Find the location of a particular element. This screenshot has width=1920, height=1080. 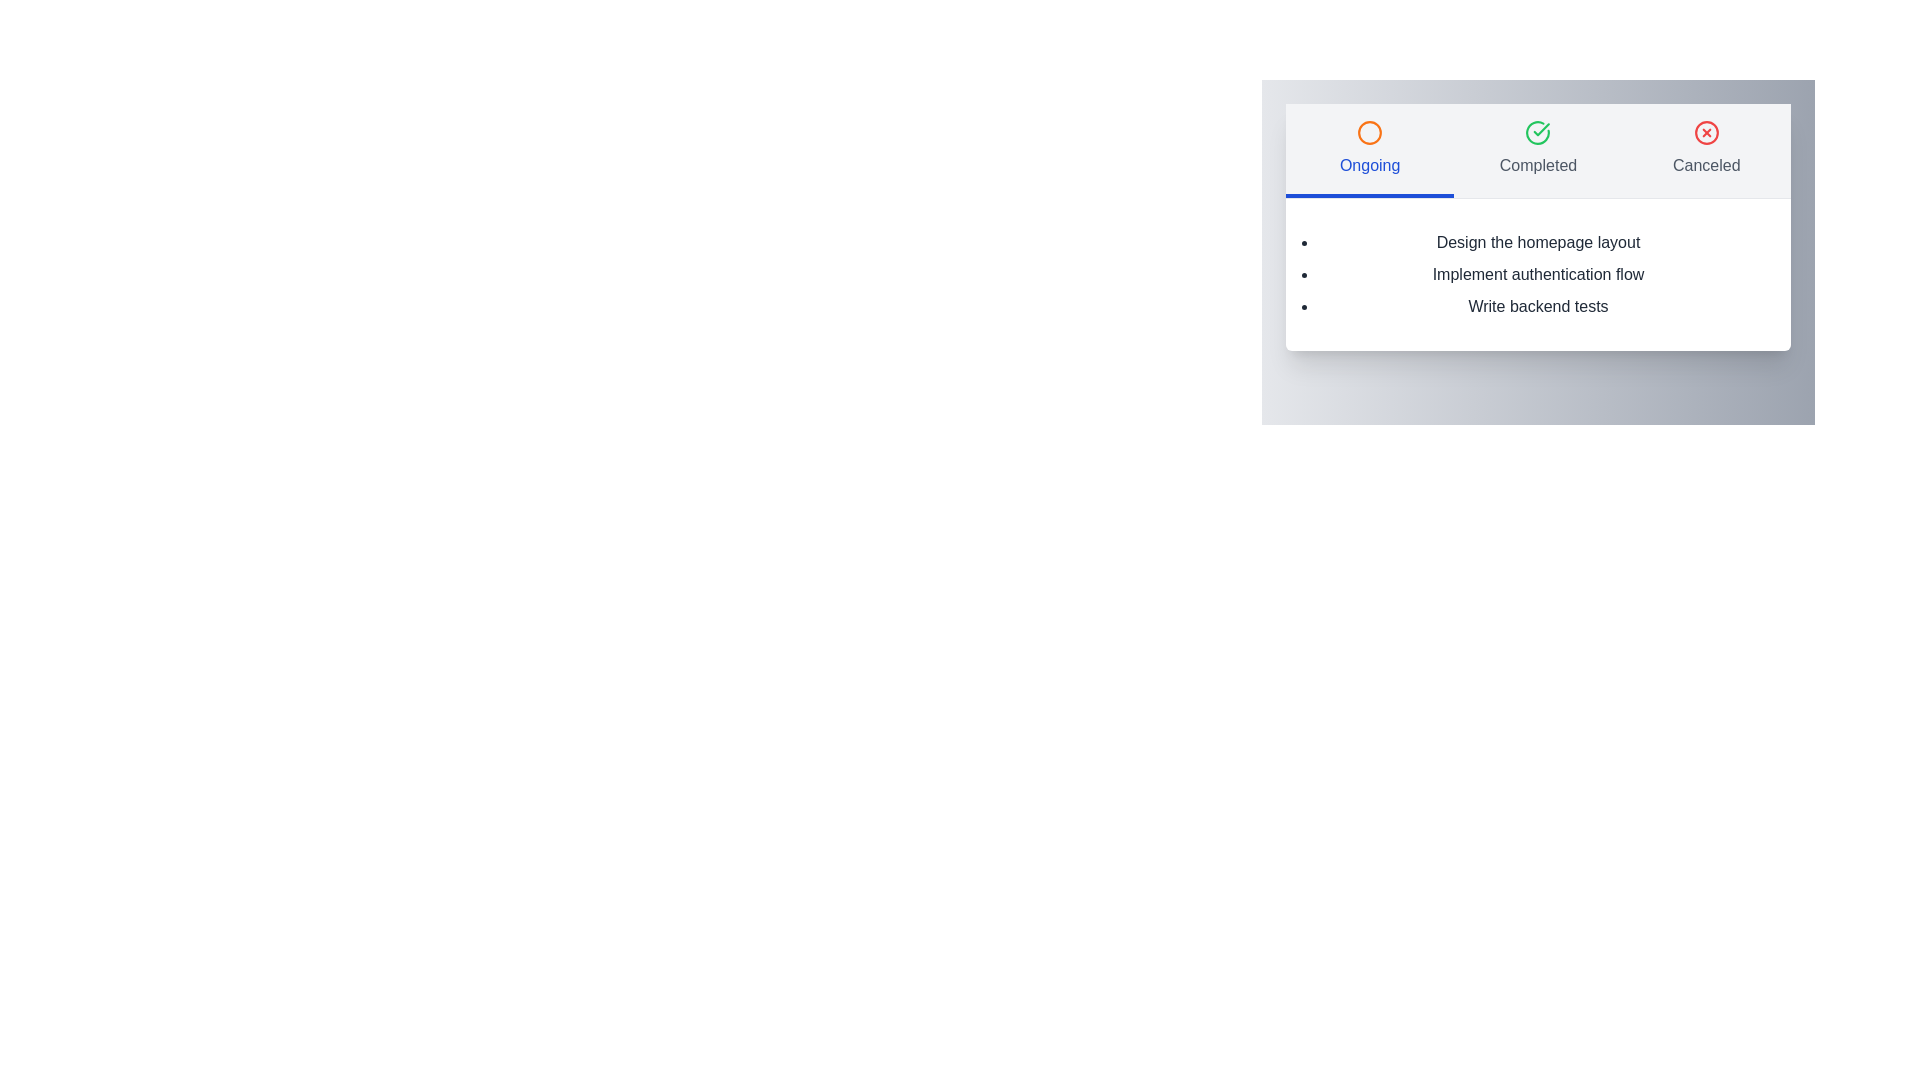

the Ongoing tab by clicking on its button is located at coordinates (1368, 149).